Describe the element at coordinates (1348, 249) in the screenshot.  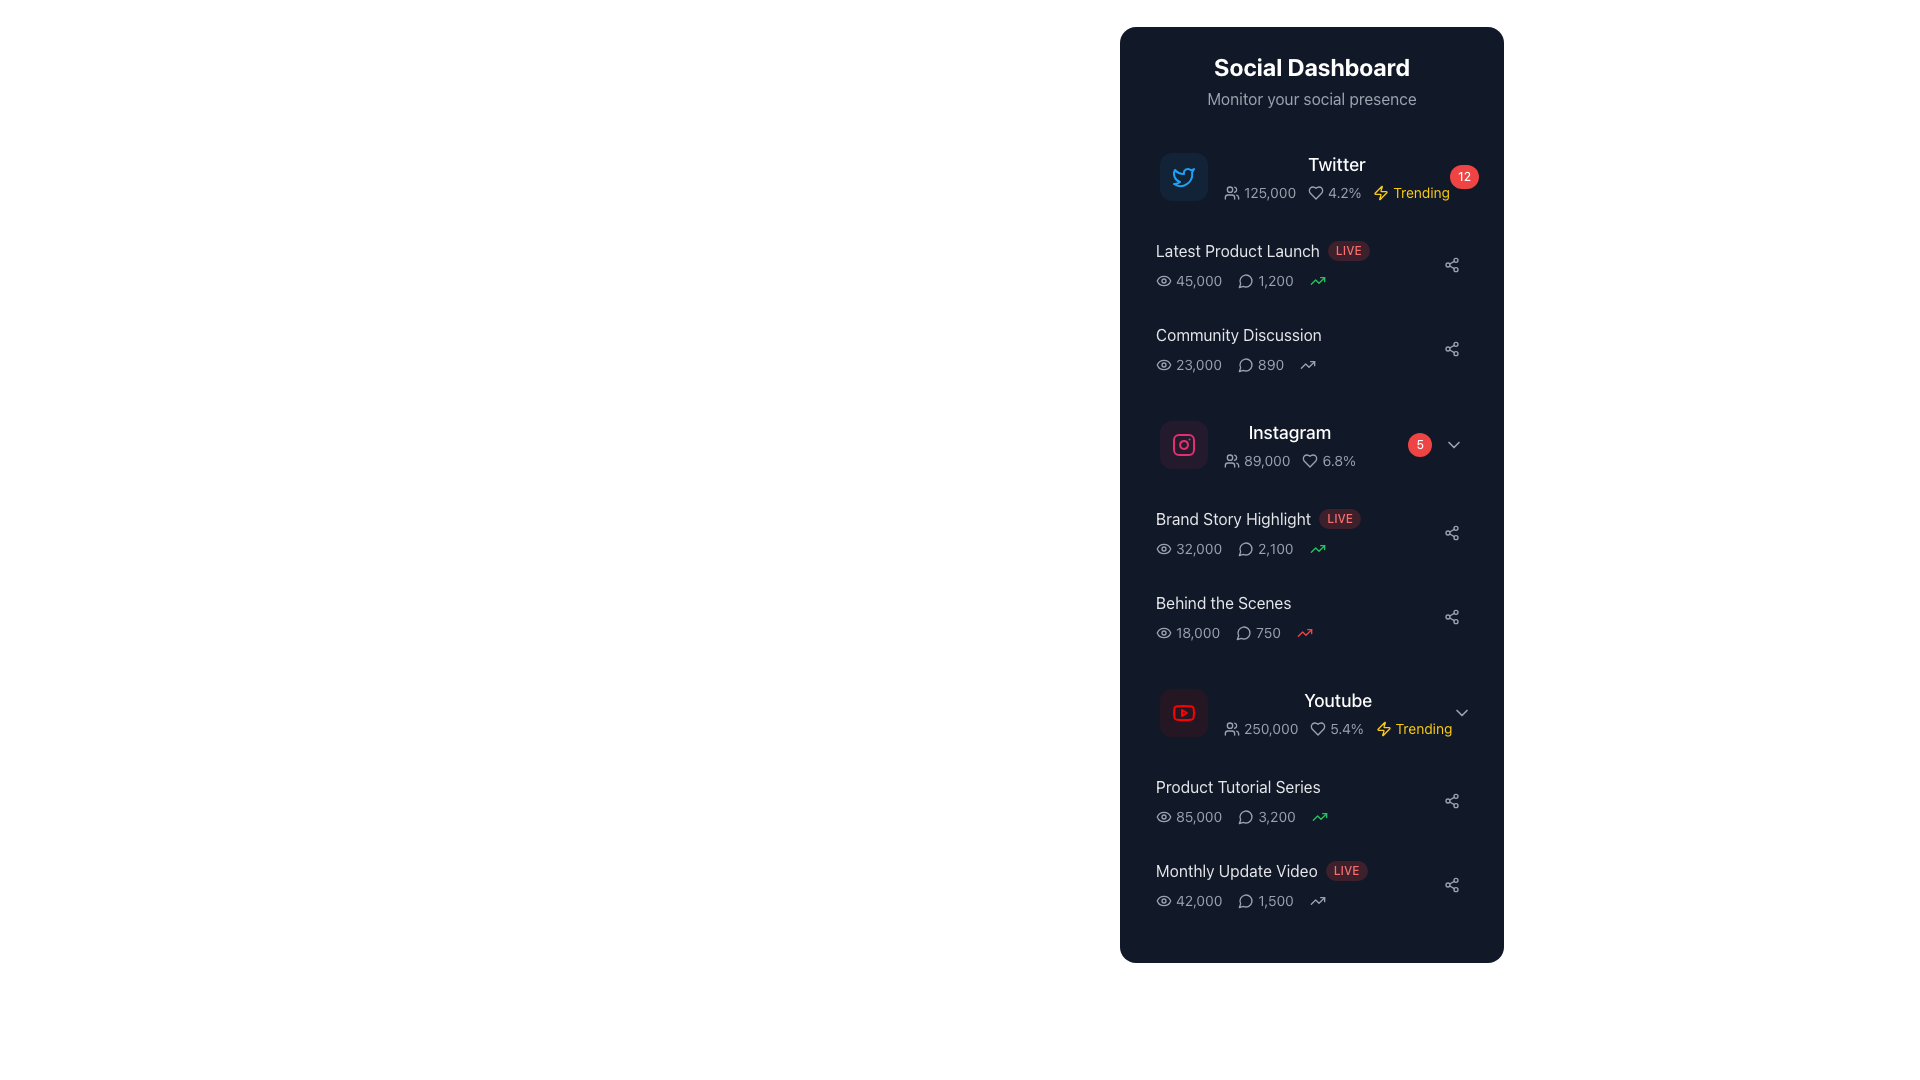
I see `the 'LIVE' status badge located immediately to the right of 'Latest Product Launch' in the Social Dashboard section` at that location.